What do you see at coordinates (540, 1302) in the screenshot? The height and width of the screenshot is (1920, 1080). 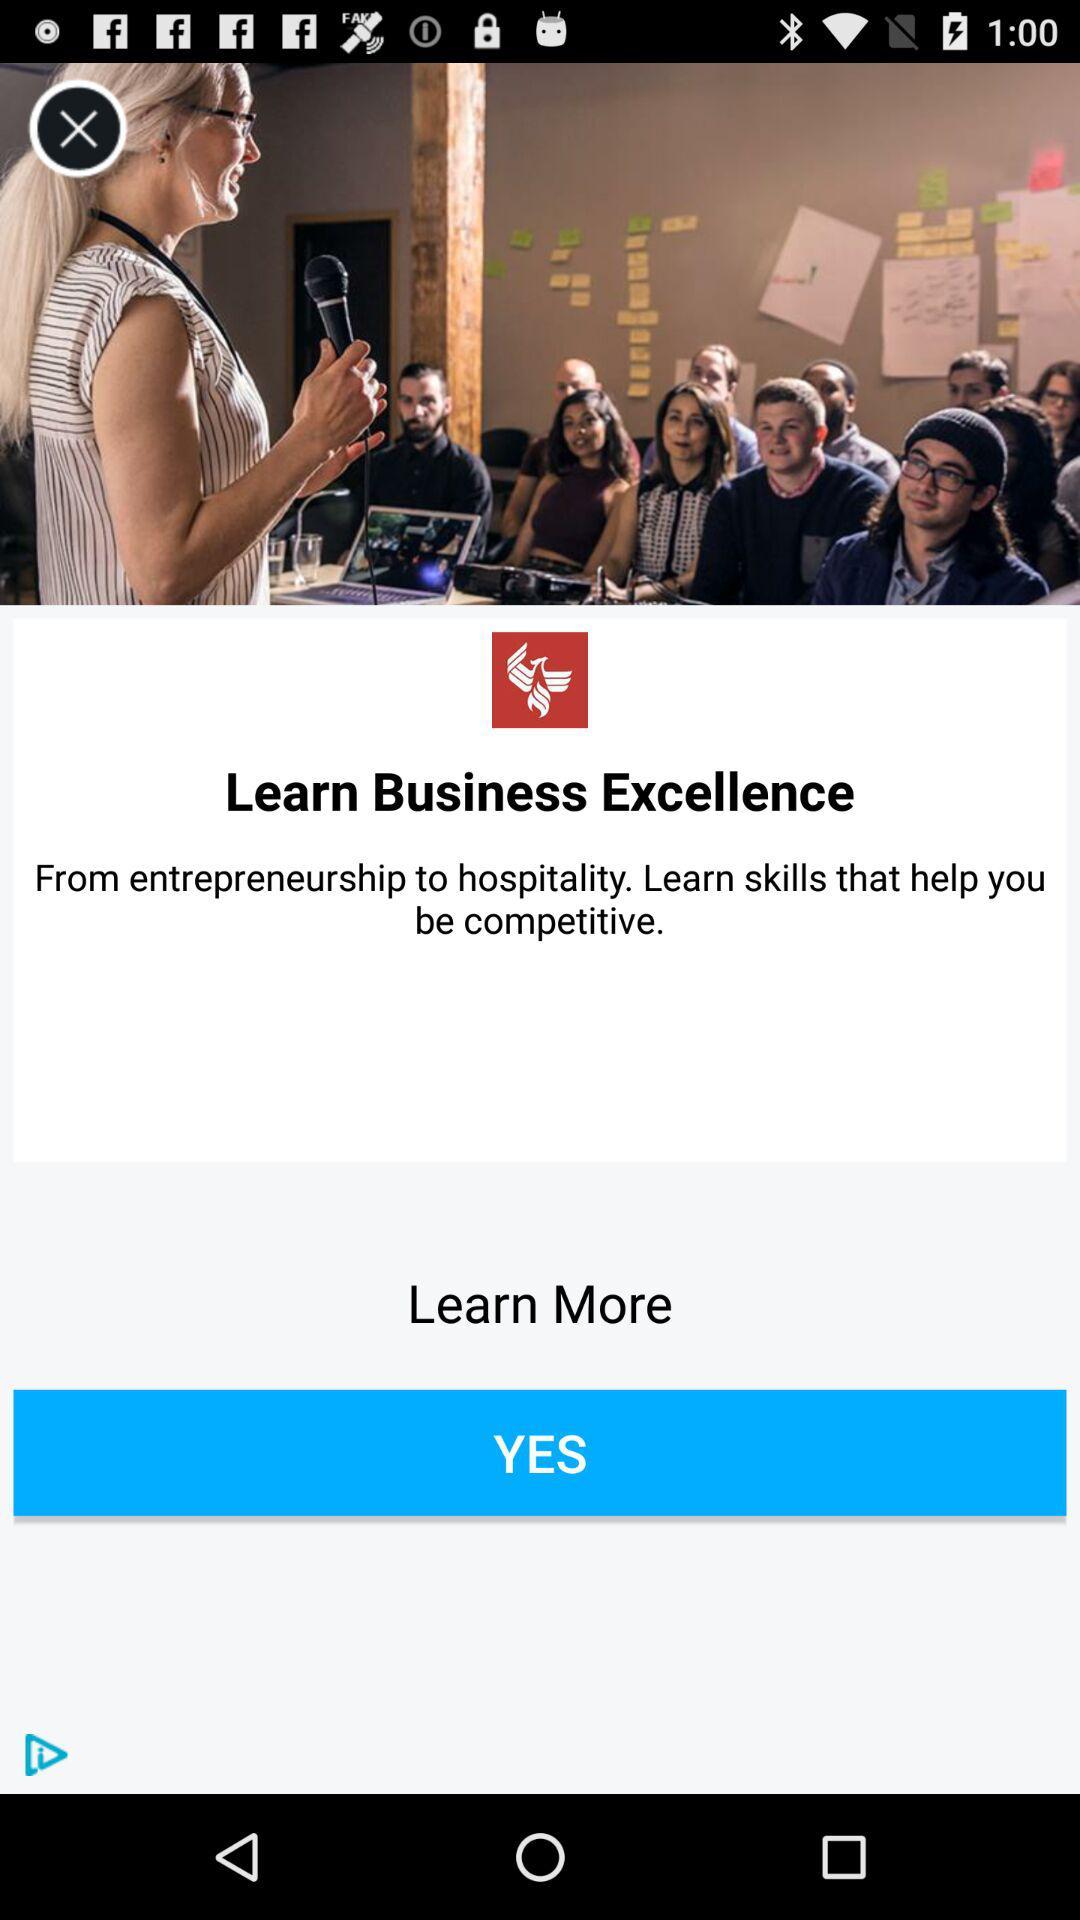 I see `the button above yes` at bounding box center [540, 1302].